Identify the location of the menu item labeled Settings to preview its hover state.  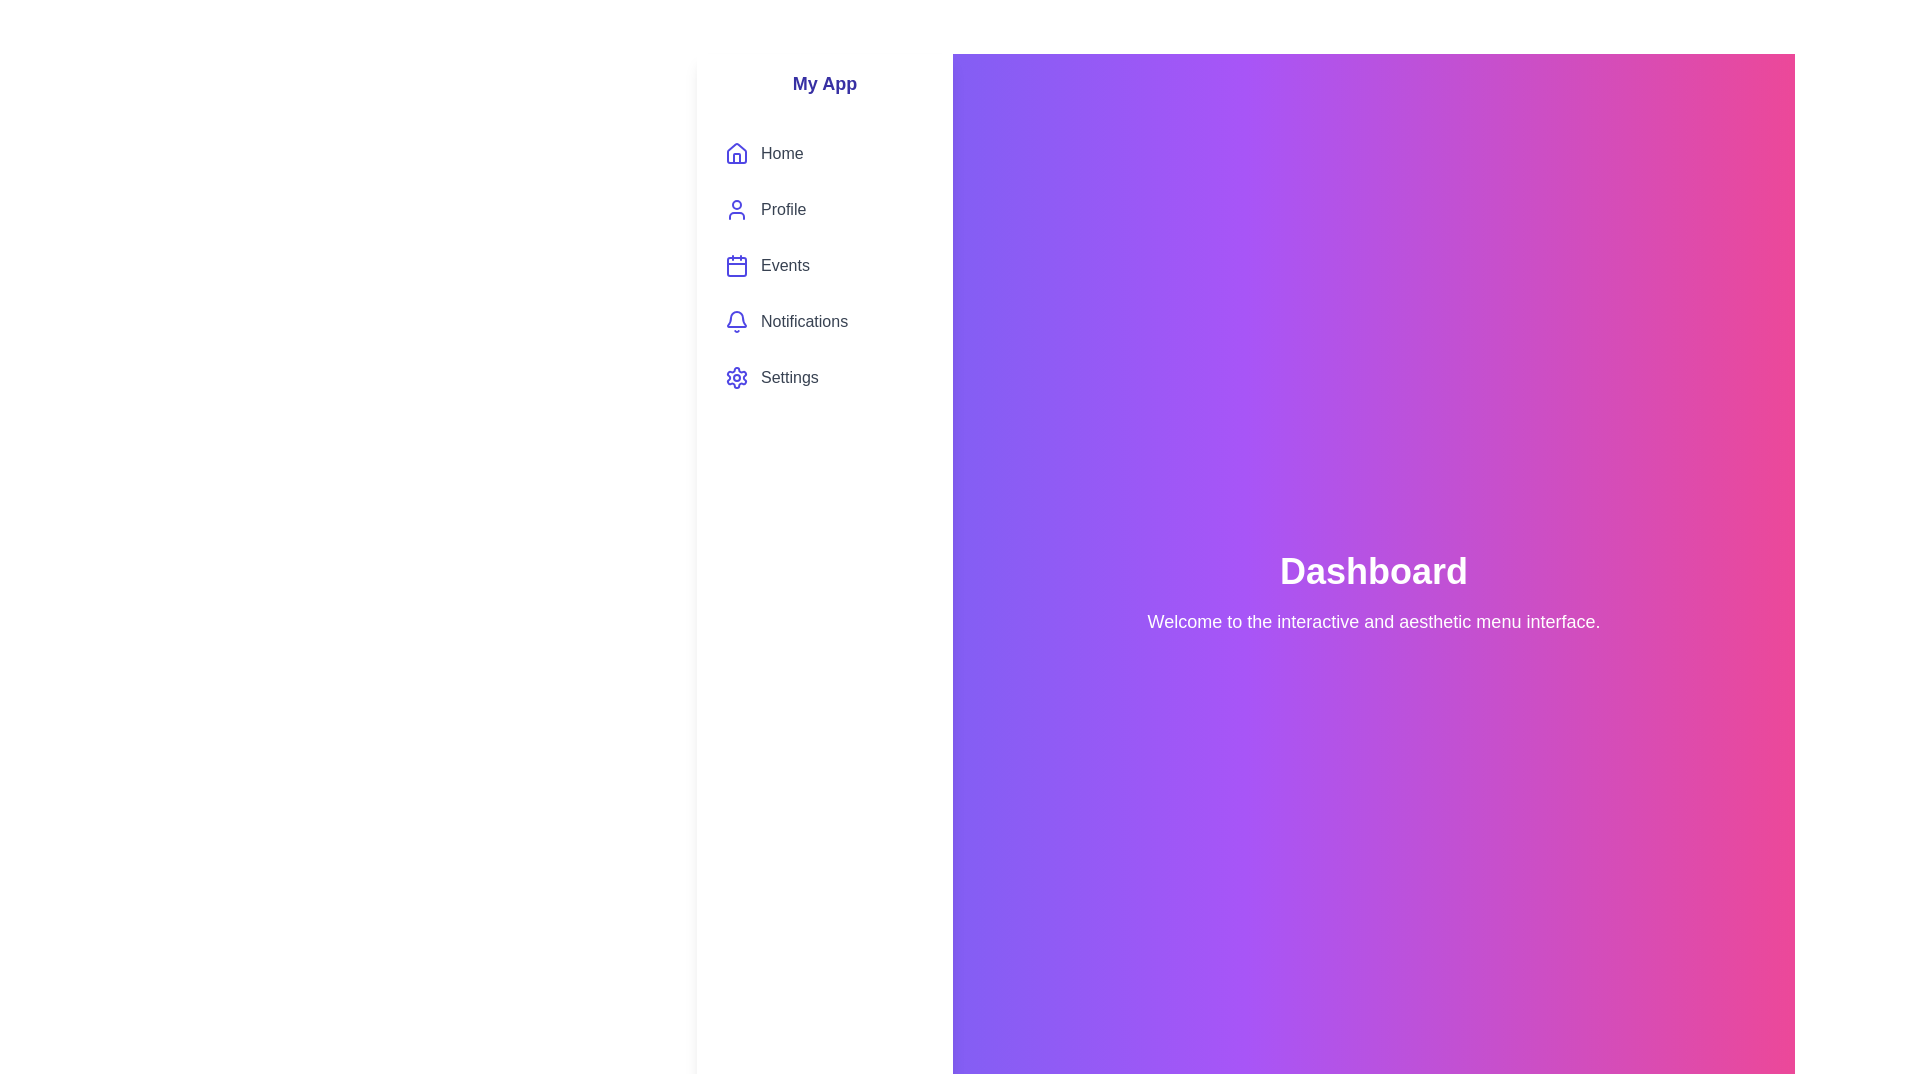
(825, 378).